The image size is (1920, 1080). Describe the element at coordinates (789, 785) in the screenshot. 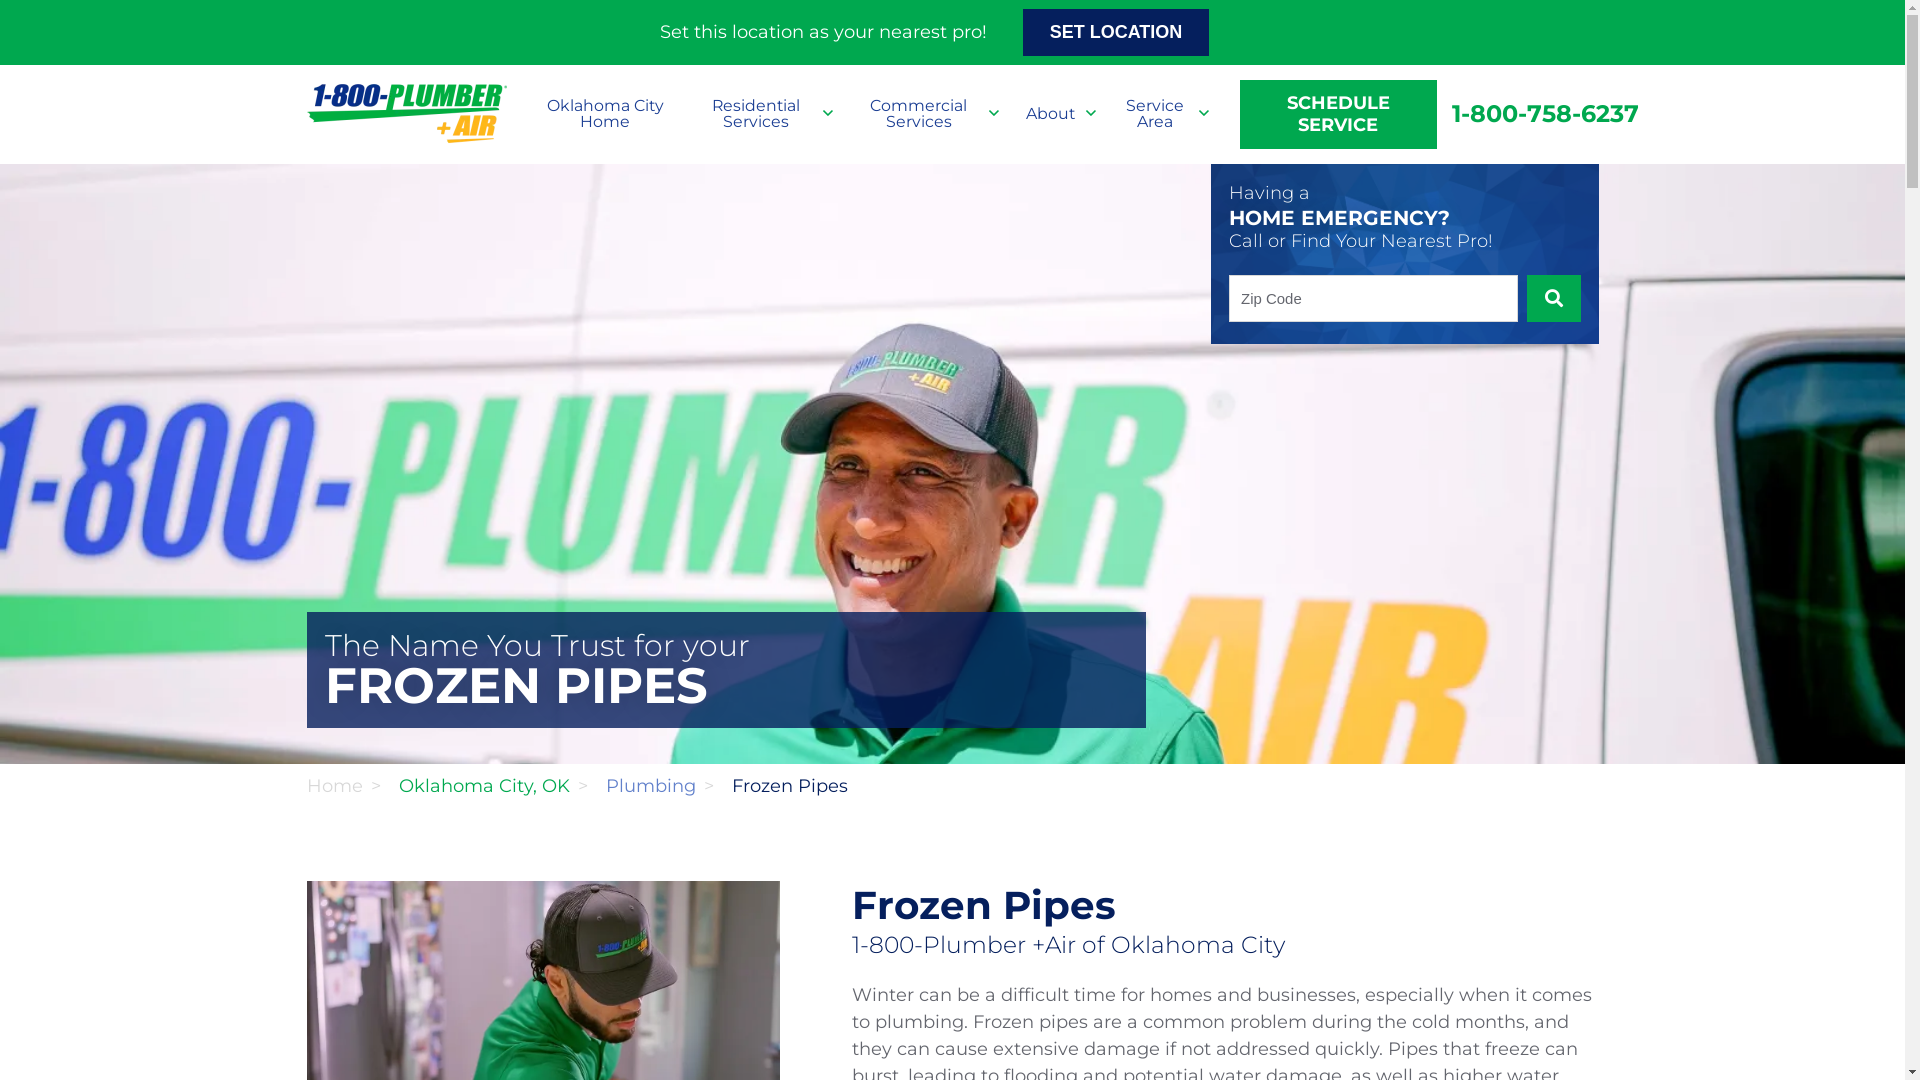

I see `'Frozen Pipes'` at that location.